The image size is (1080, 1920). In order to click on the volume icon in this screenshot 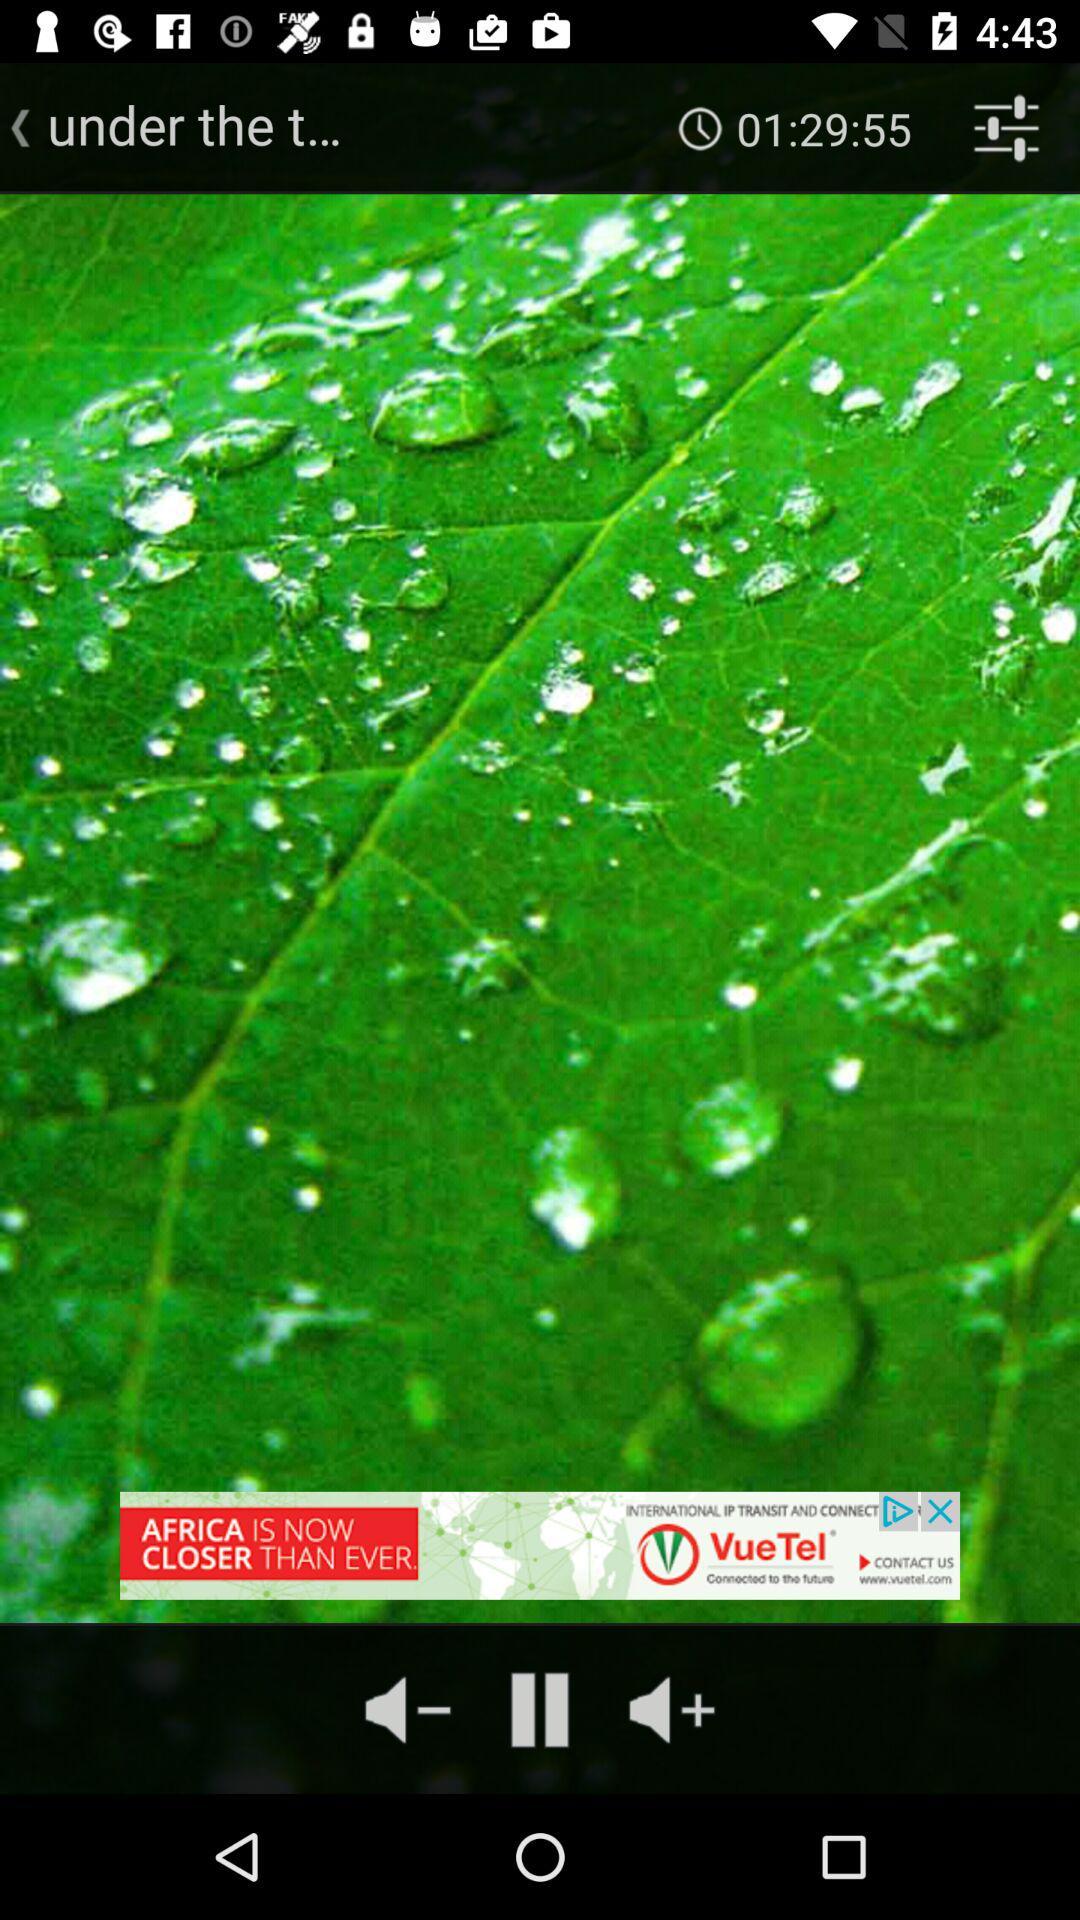, I will do `click(407, 1708)`.